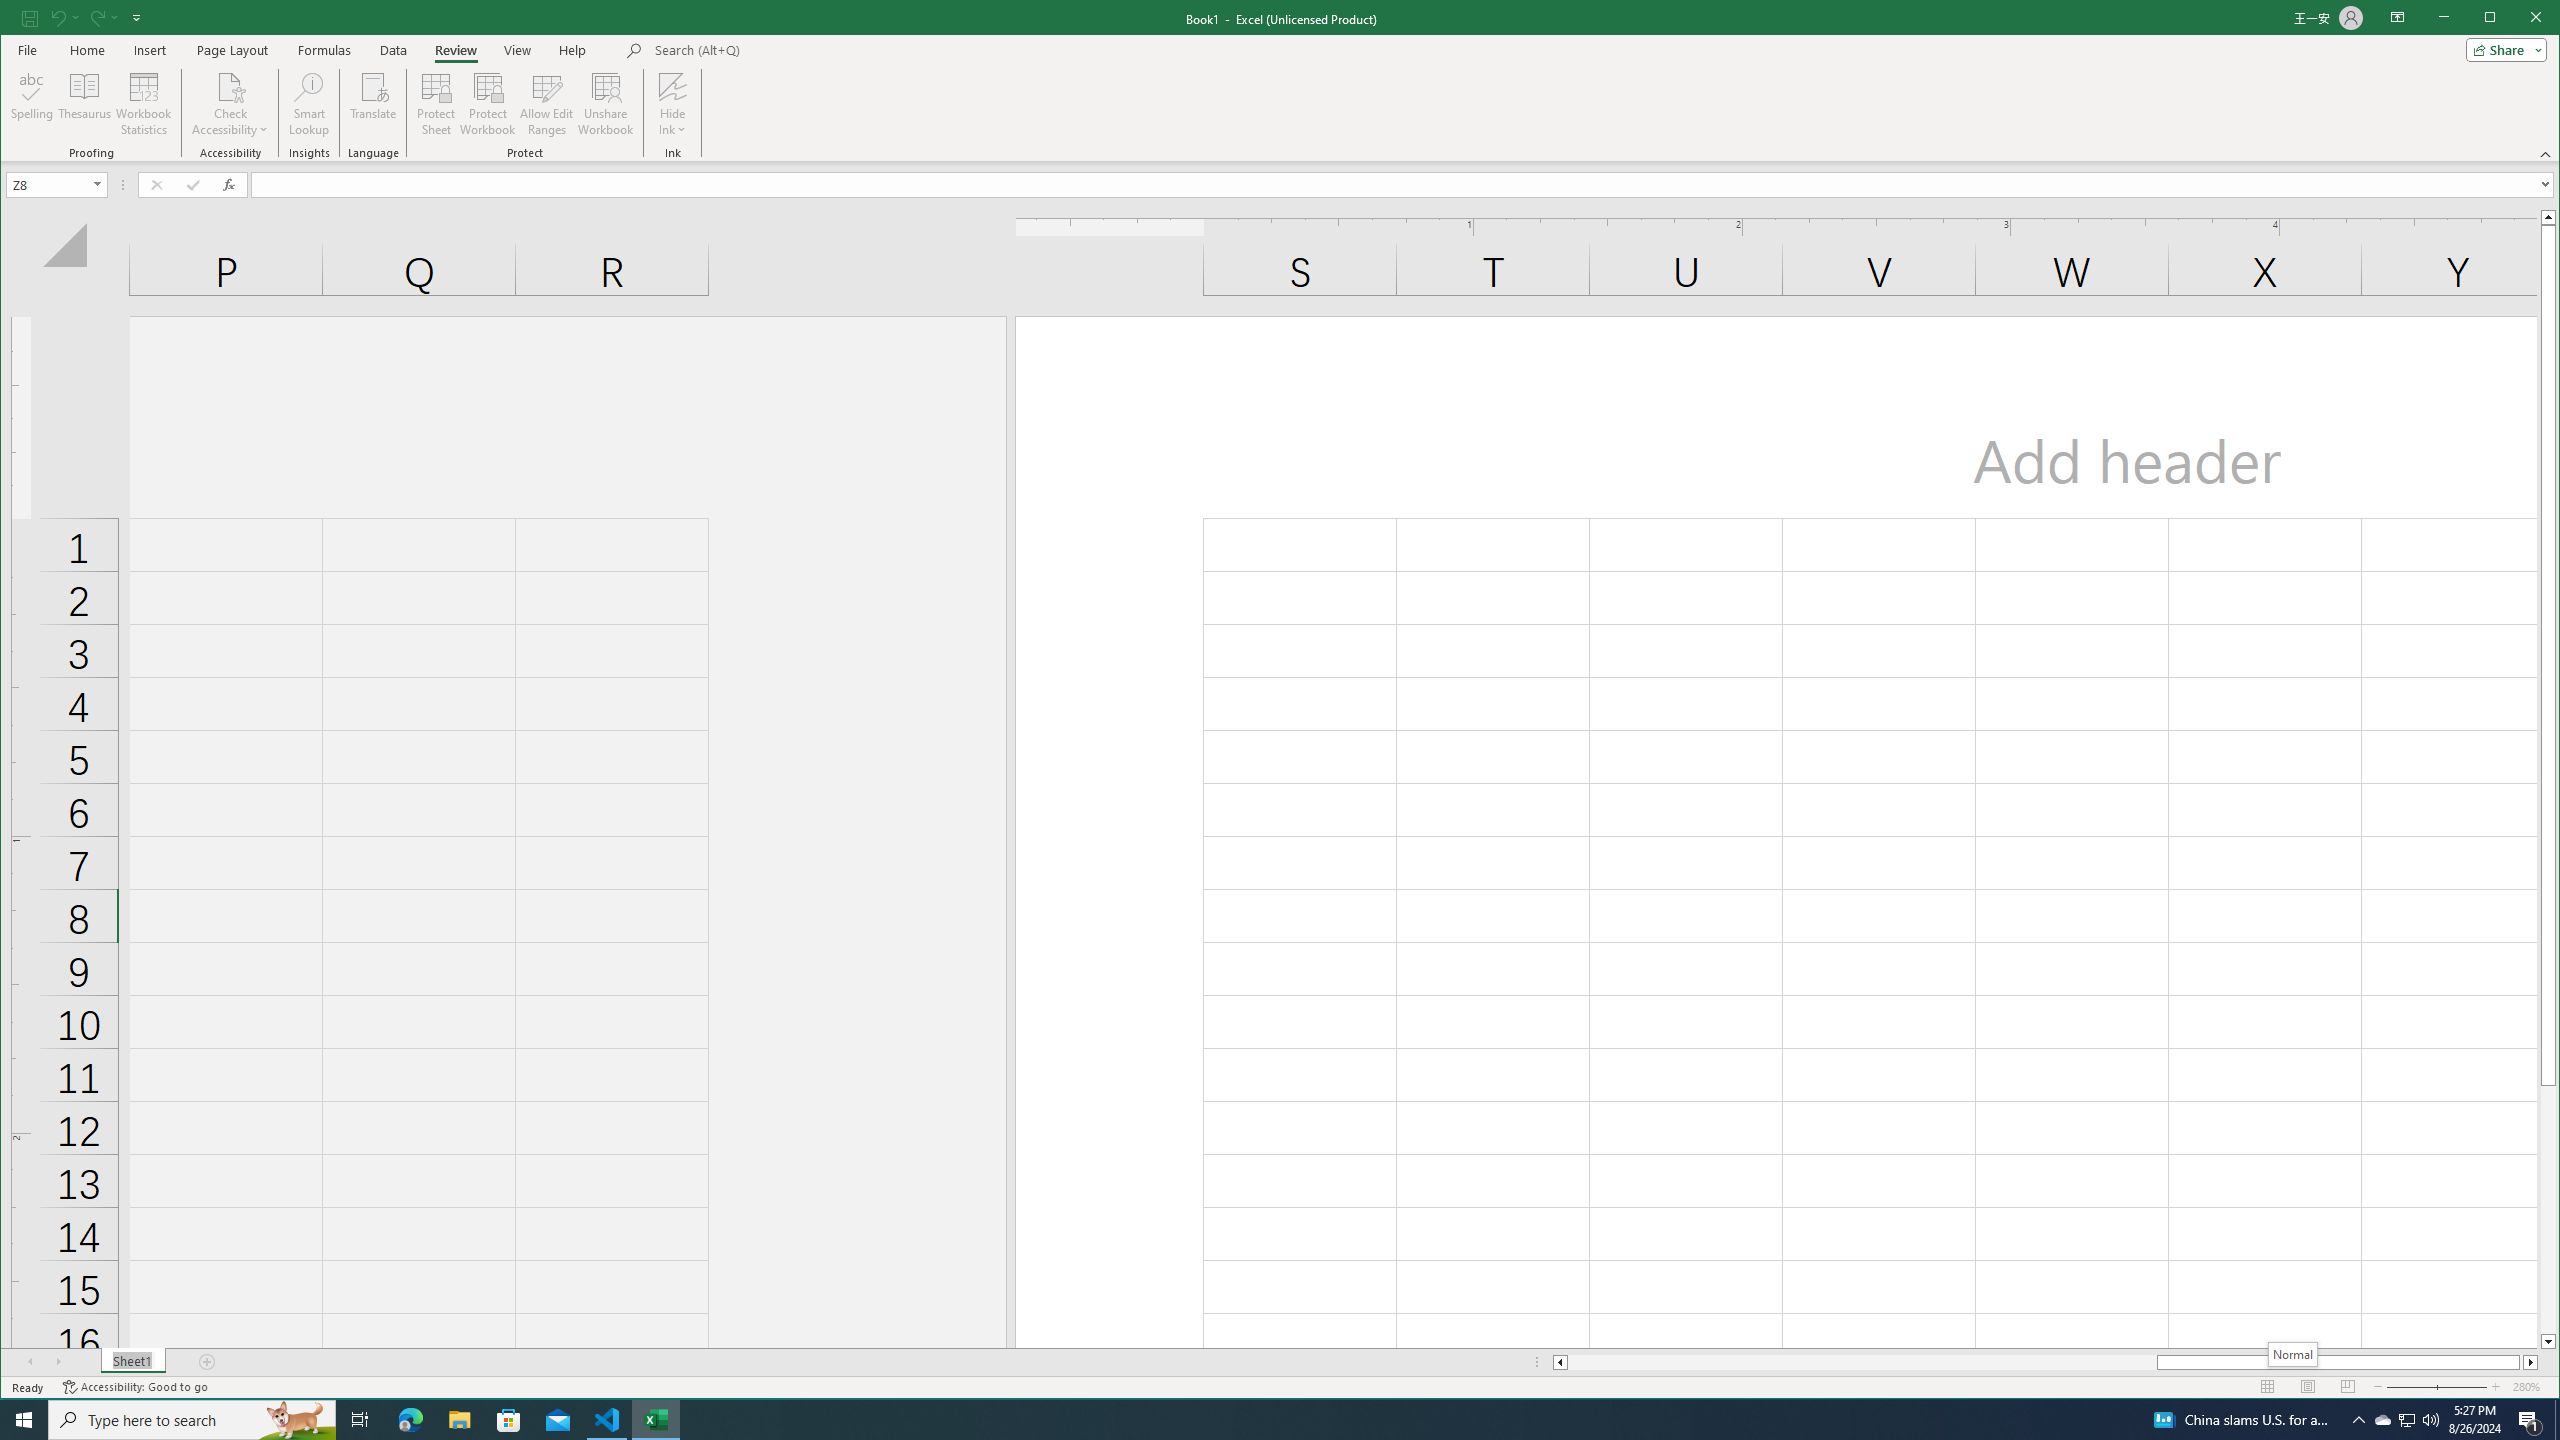 This screenshot has width=2560, height=1440. I want to click on 'Task View', so click(358, 1418).